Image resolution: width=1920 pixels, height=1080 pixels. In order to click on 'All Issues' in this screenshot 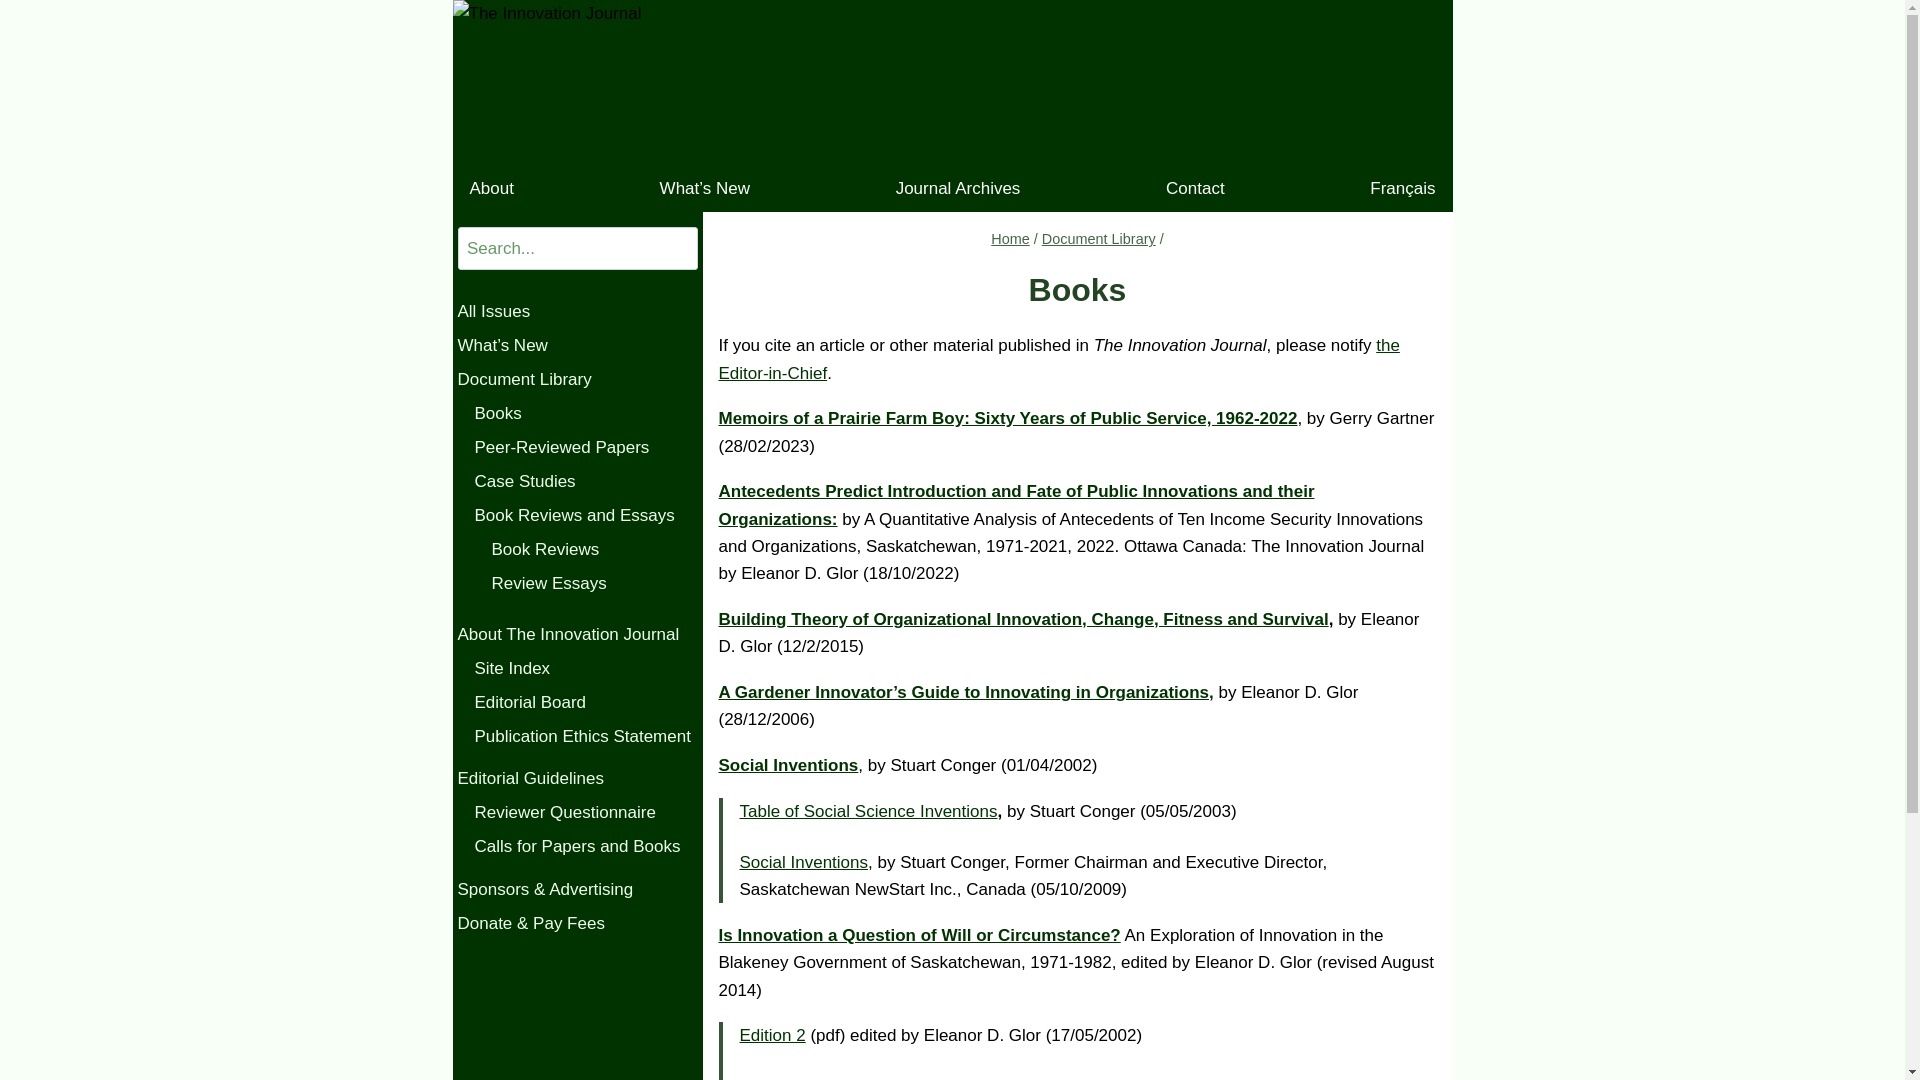, I will do `click(576, 312)`.